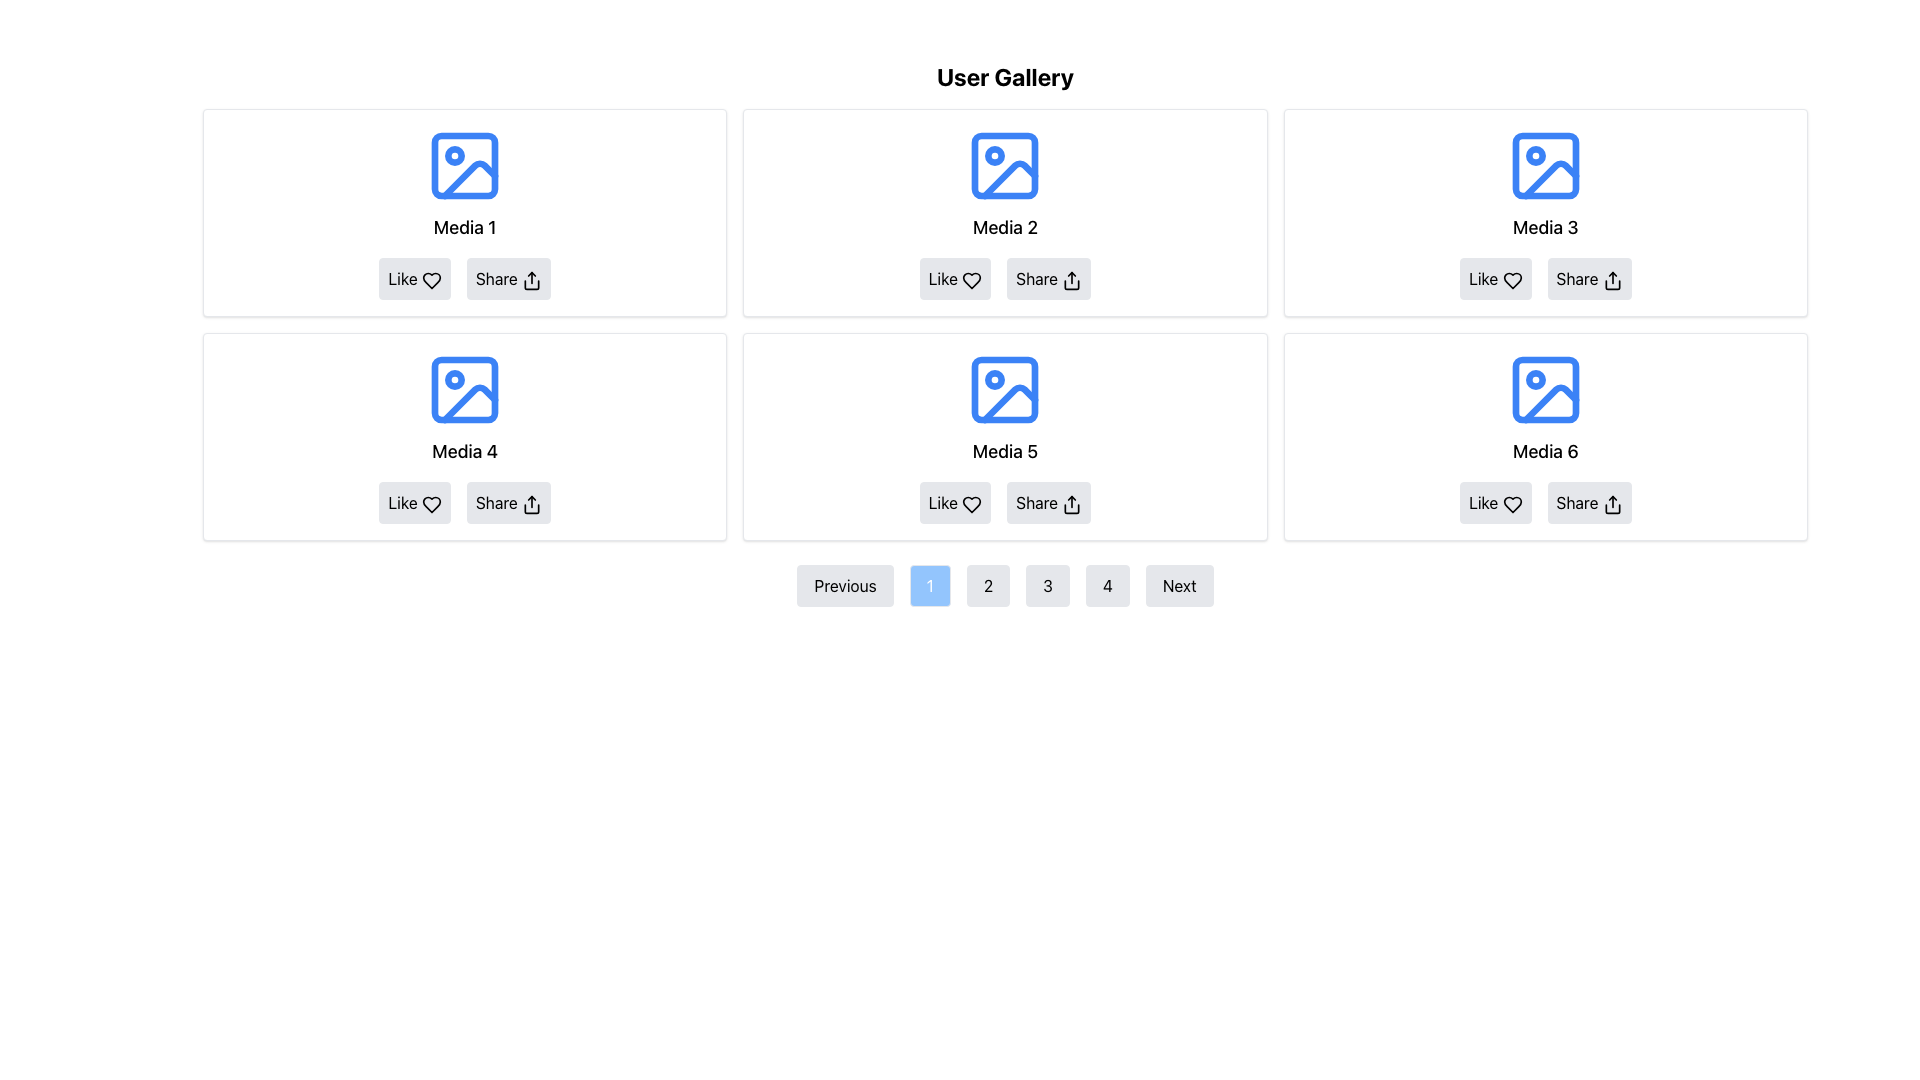  Describe the element at coordinates (988, 585) in the screenshot. I see `the button labeled '2' in the pagination bar to indicate selection` at that location.